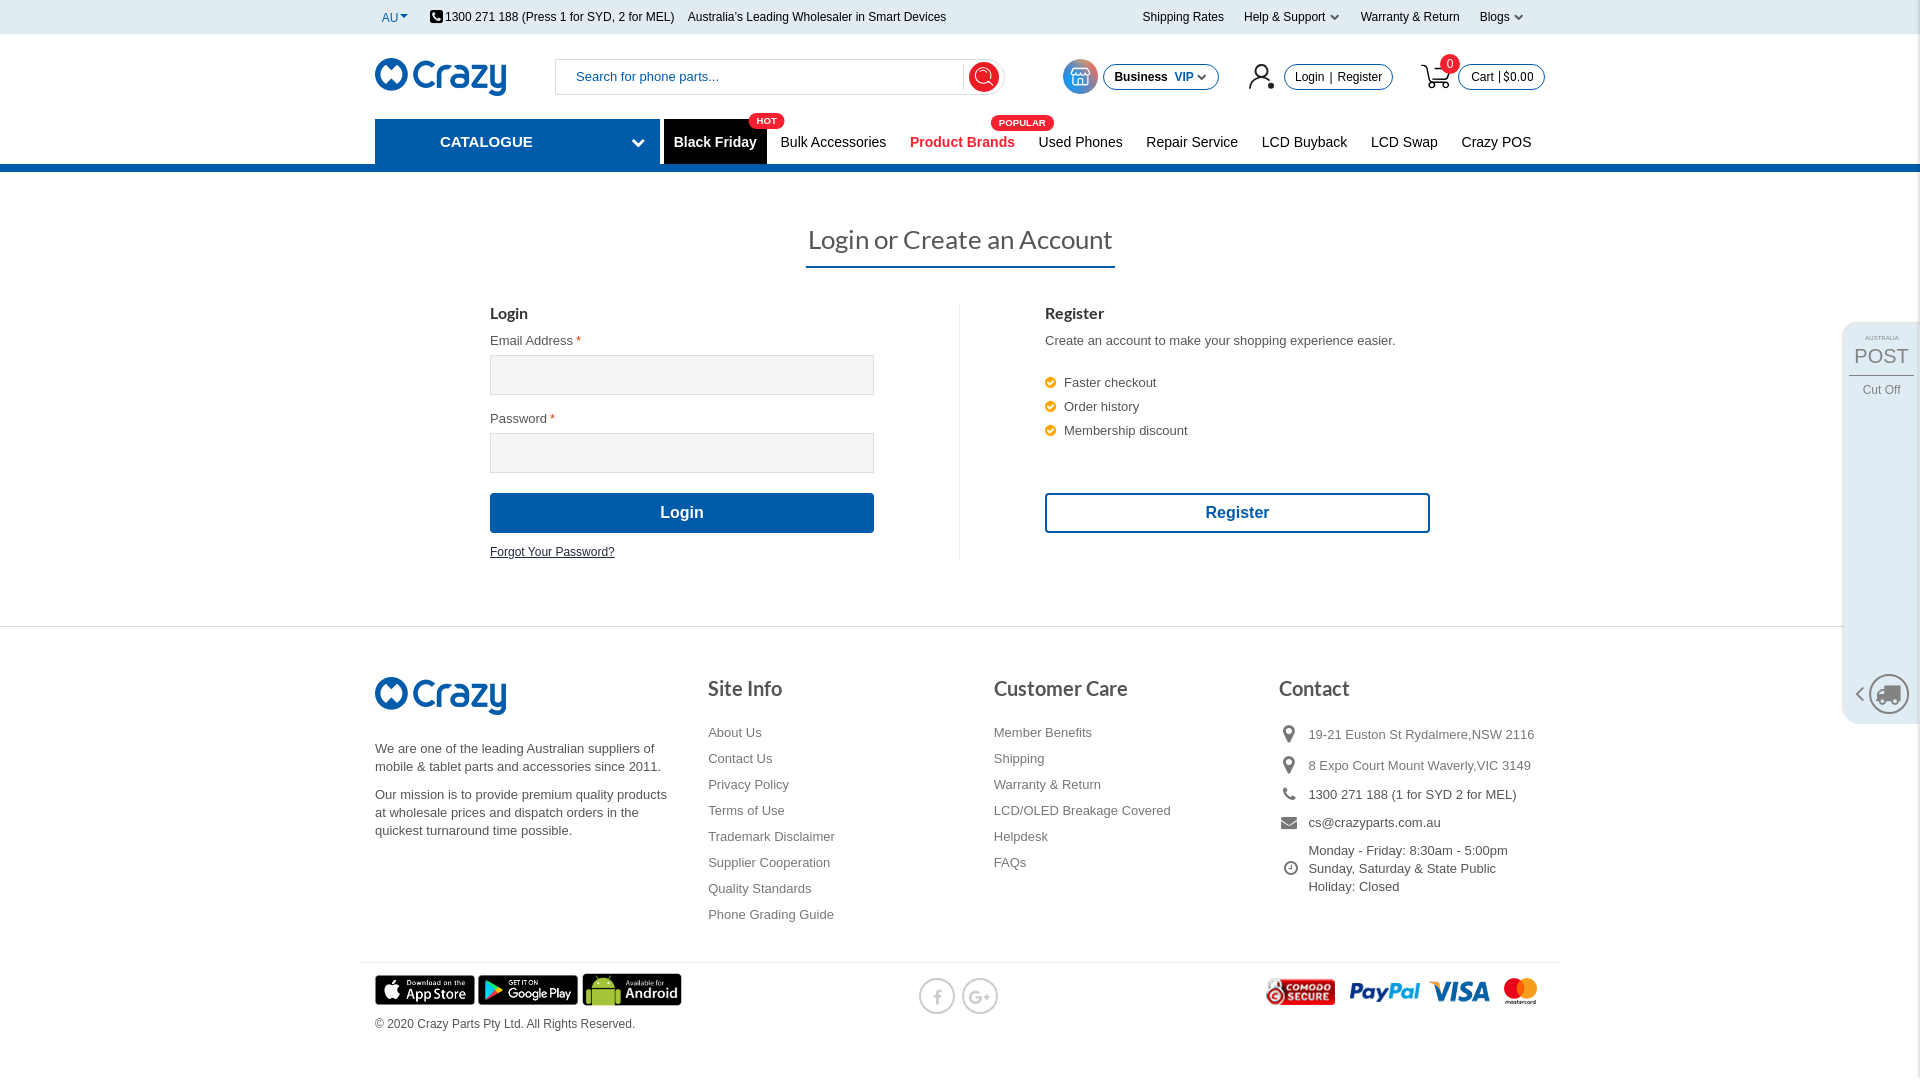 This screenshot has height=1080, width=1920. I want to click on 'Terms of Use', so click(745, 810).